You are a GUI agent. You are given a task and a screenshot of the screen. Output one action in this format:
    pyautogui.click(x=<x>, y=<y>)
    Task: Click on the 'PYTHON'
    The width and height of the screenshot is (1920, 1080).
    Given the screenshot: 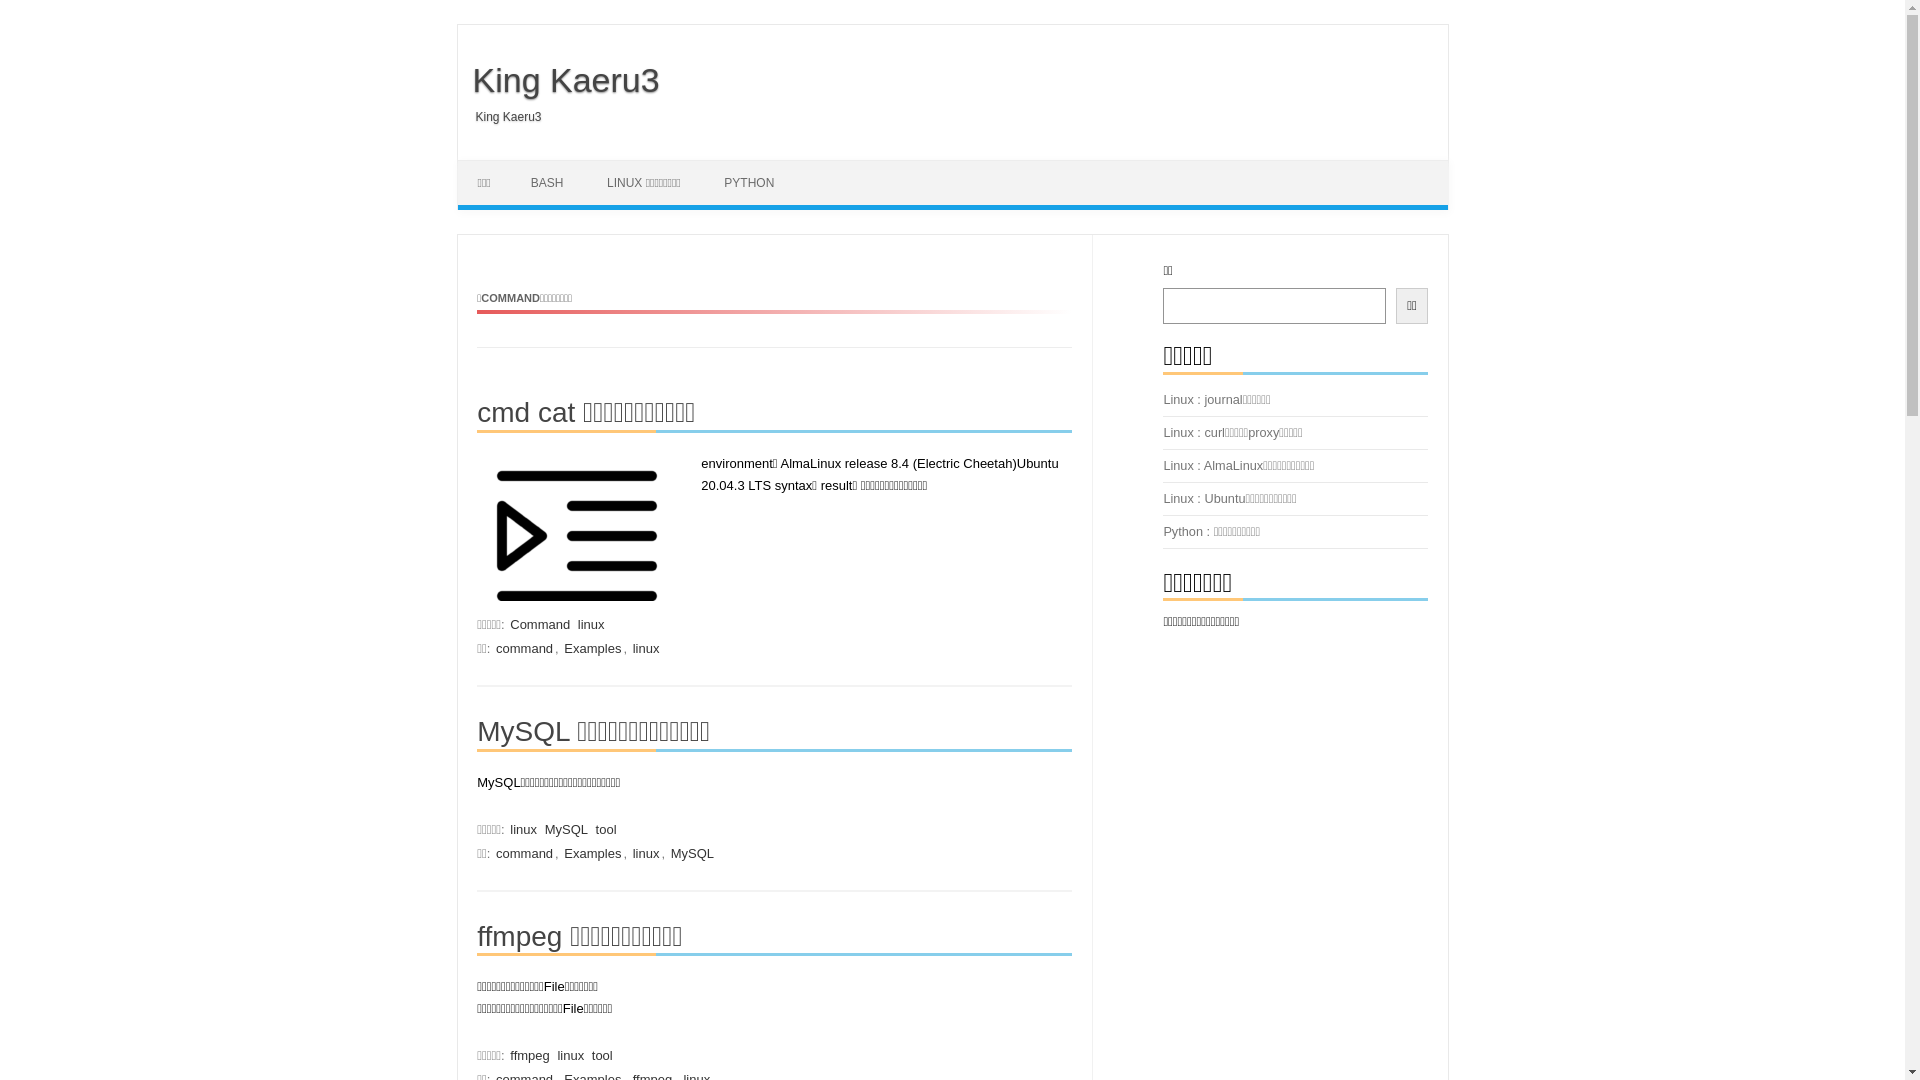 What is the action you would take?
    pyautogui.click(x=747, y=182)
    